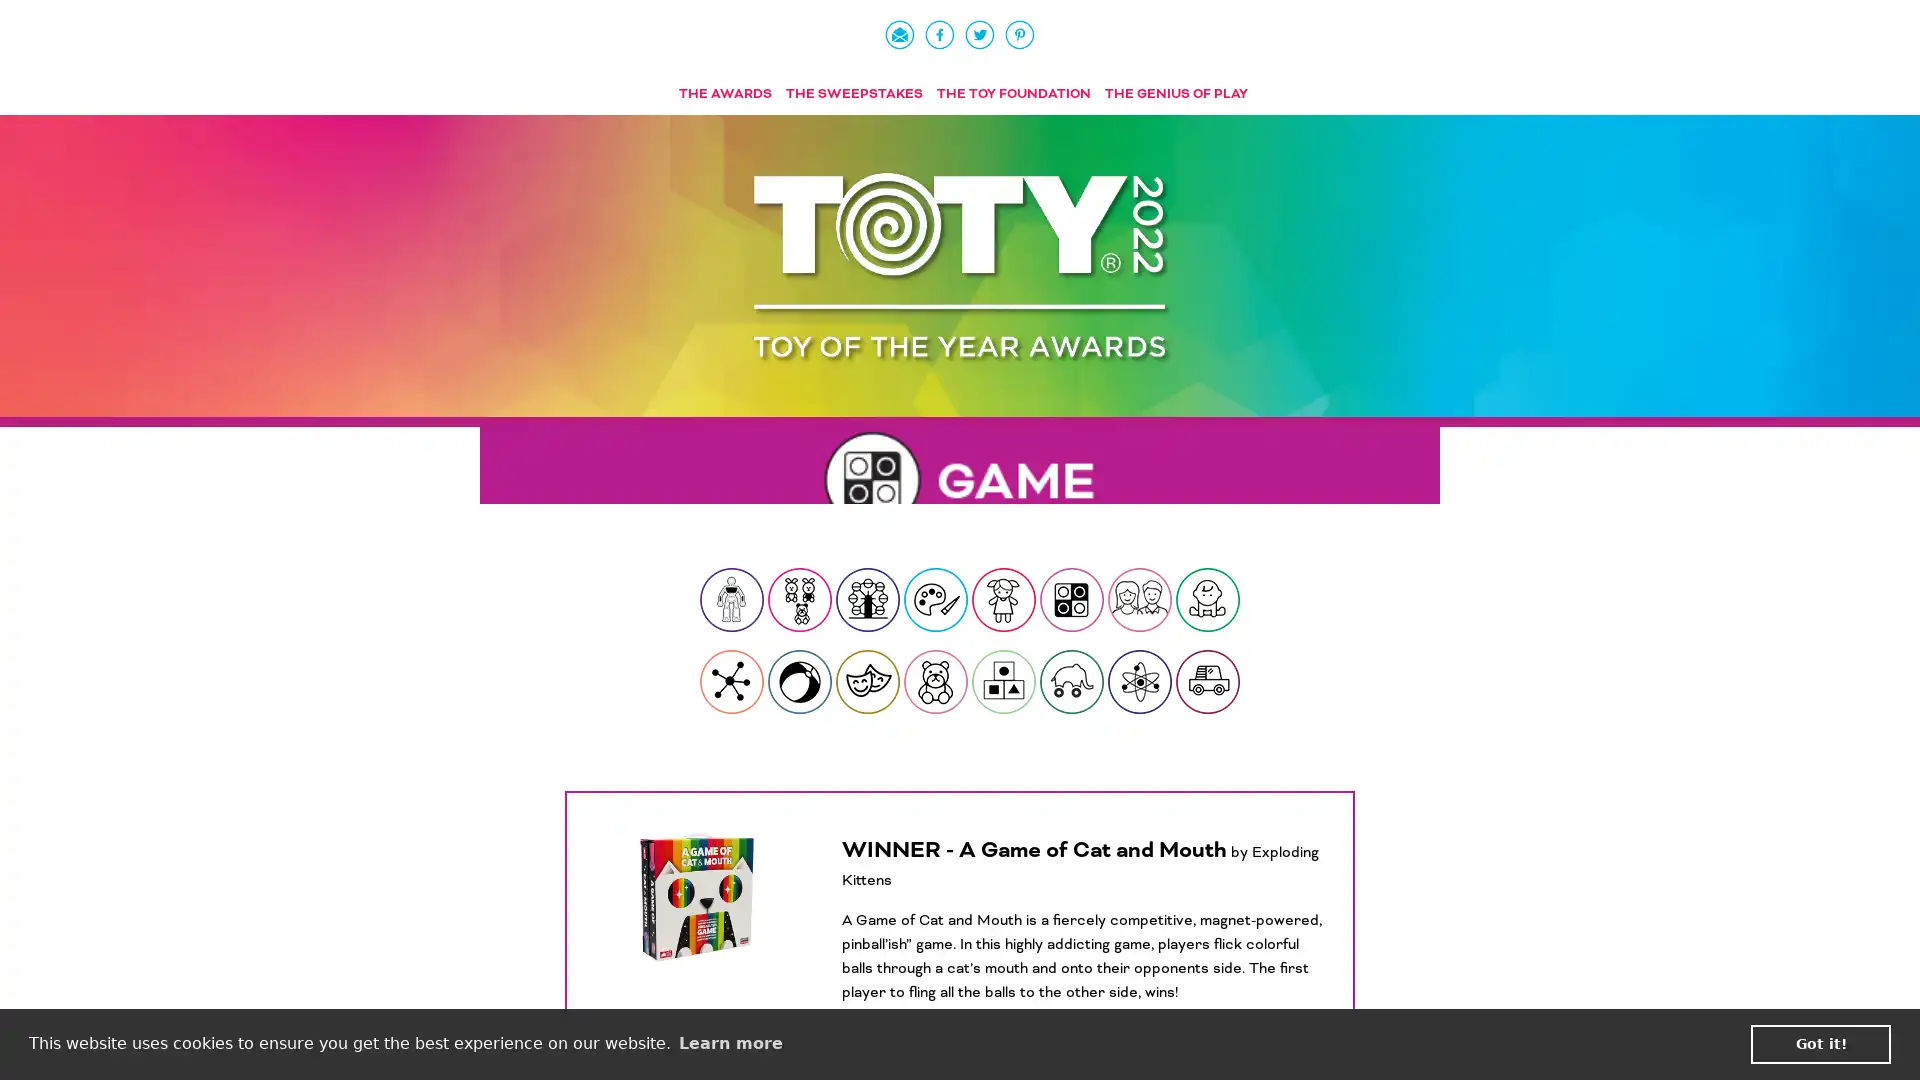 The image size is (1920, 1080). What do you see at coordinates (1820, 1043) in the screenshot?
I see `dismiss cookie message` at bounding box center [1820, 1043].